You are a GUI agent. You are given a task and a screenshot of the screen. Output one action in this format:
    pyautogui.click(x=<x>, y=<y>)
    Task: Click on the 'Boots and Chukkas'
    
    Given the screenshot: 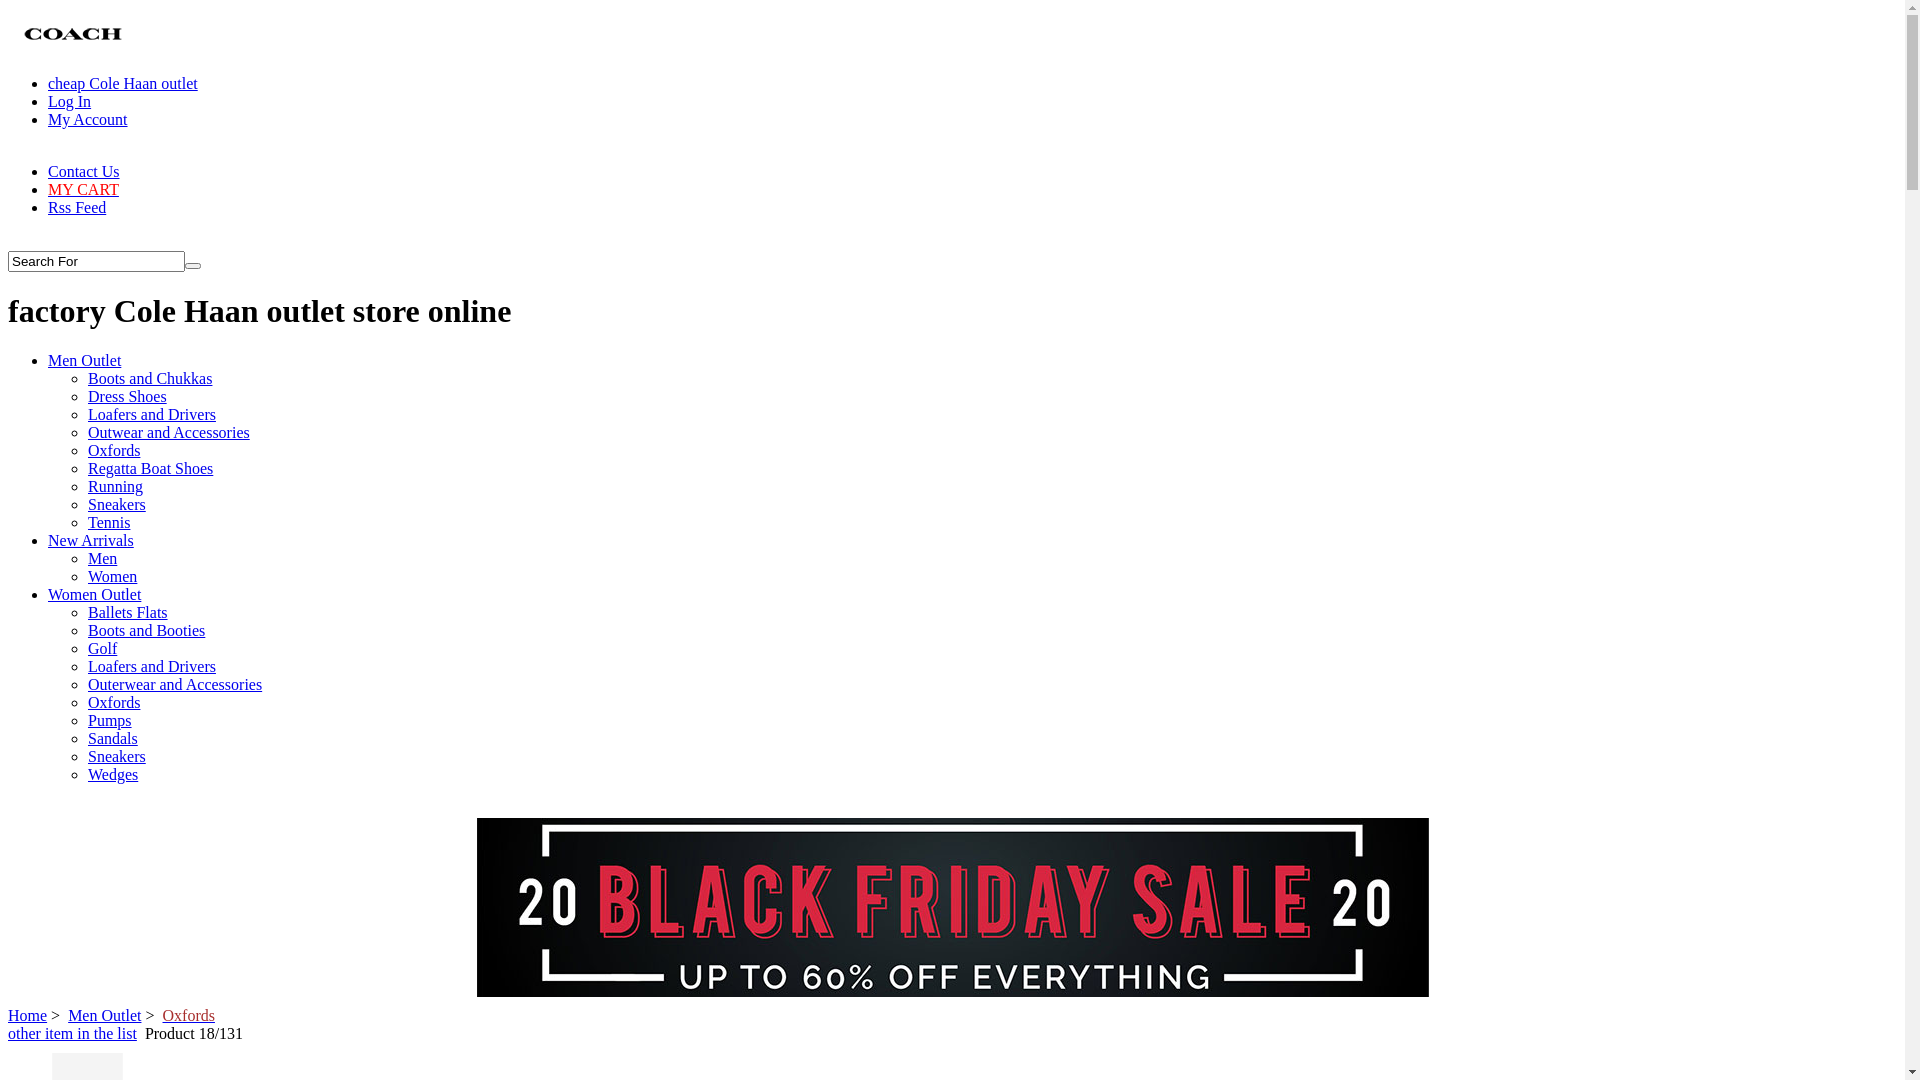 What is the action you would take?
    pyautogui.click(x=148, y=378)
    